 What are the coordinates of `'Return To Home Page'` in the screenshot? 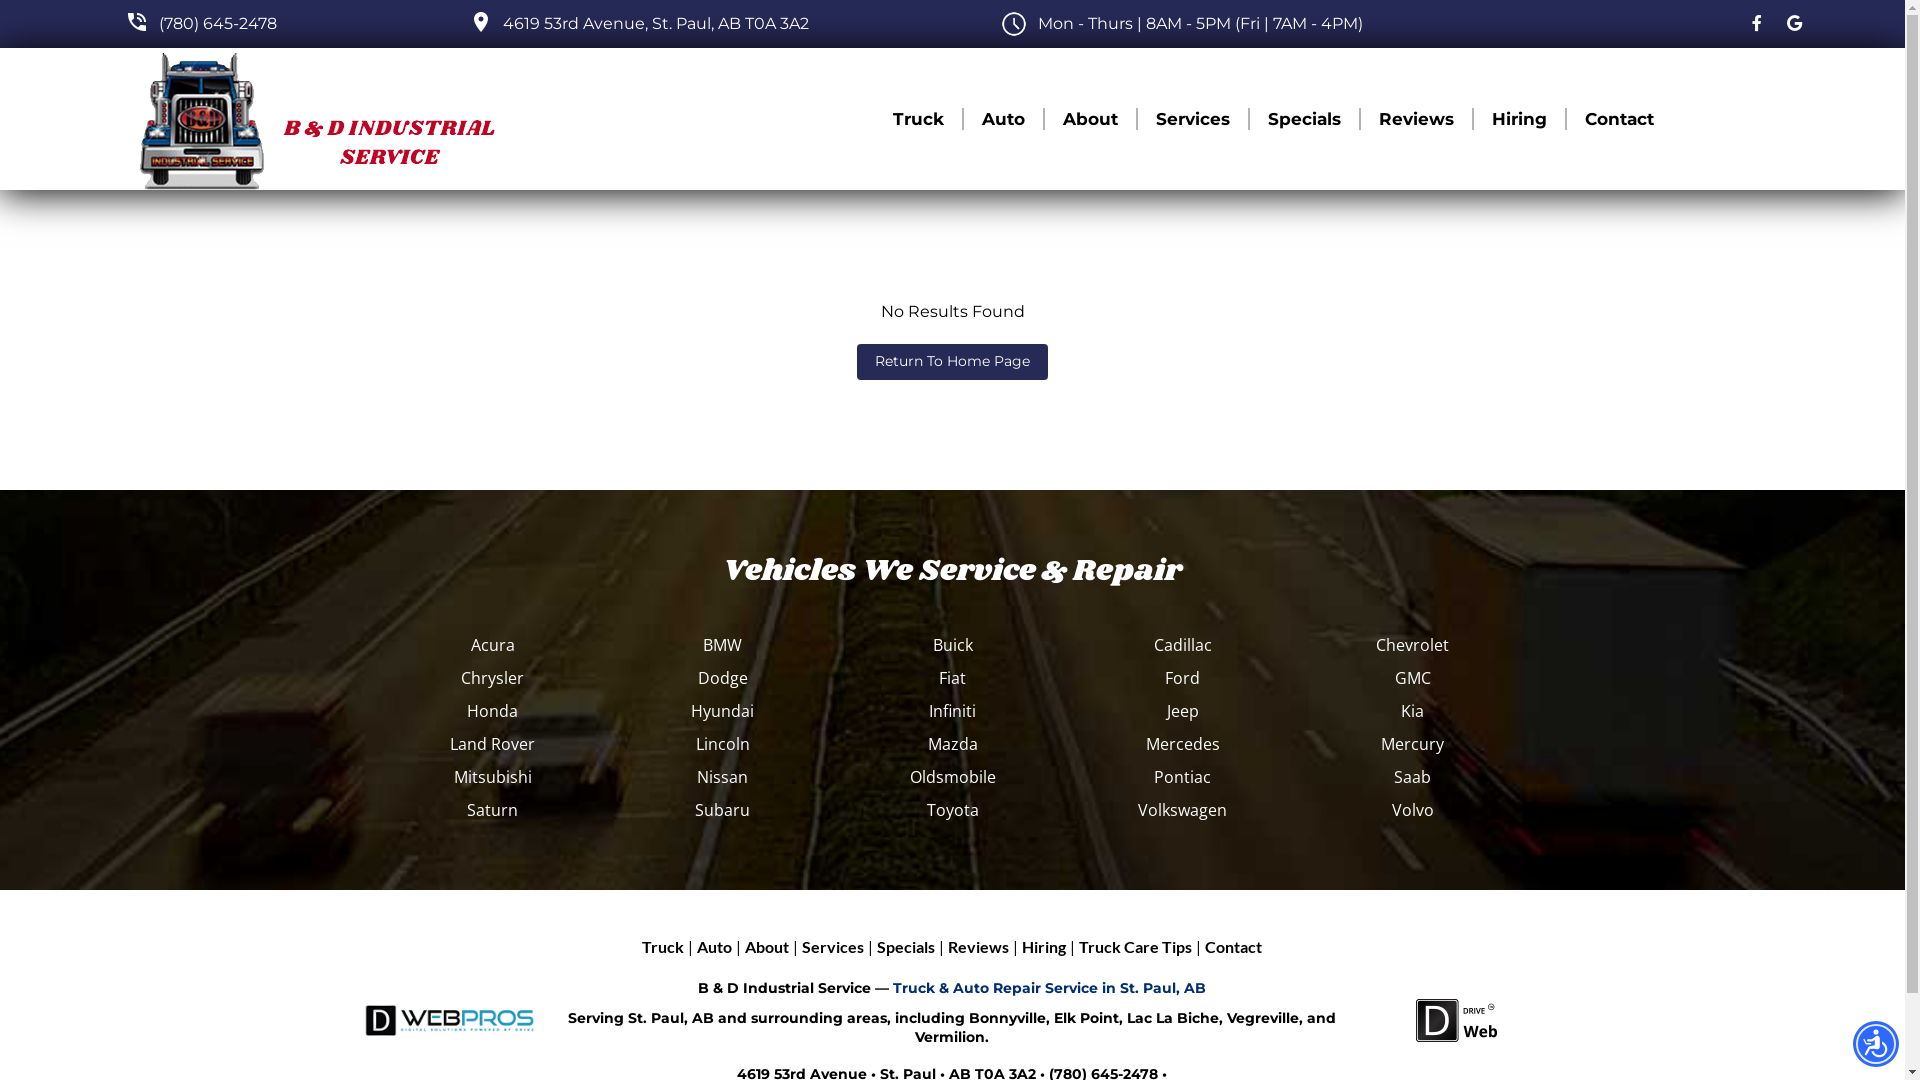 It's located at (951, 362).